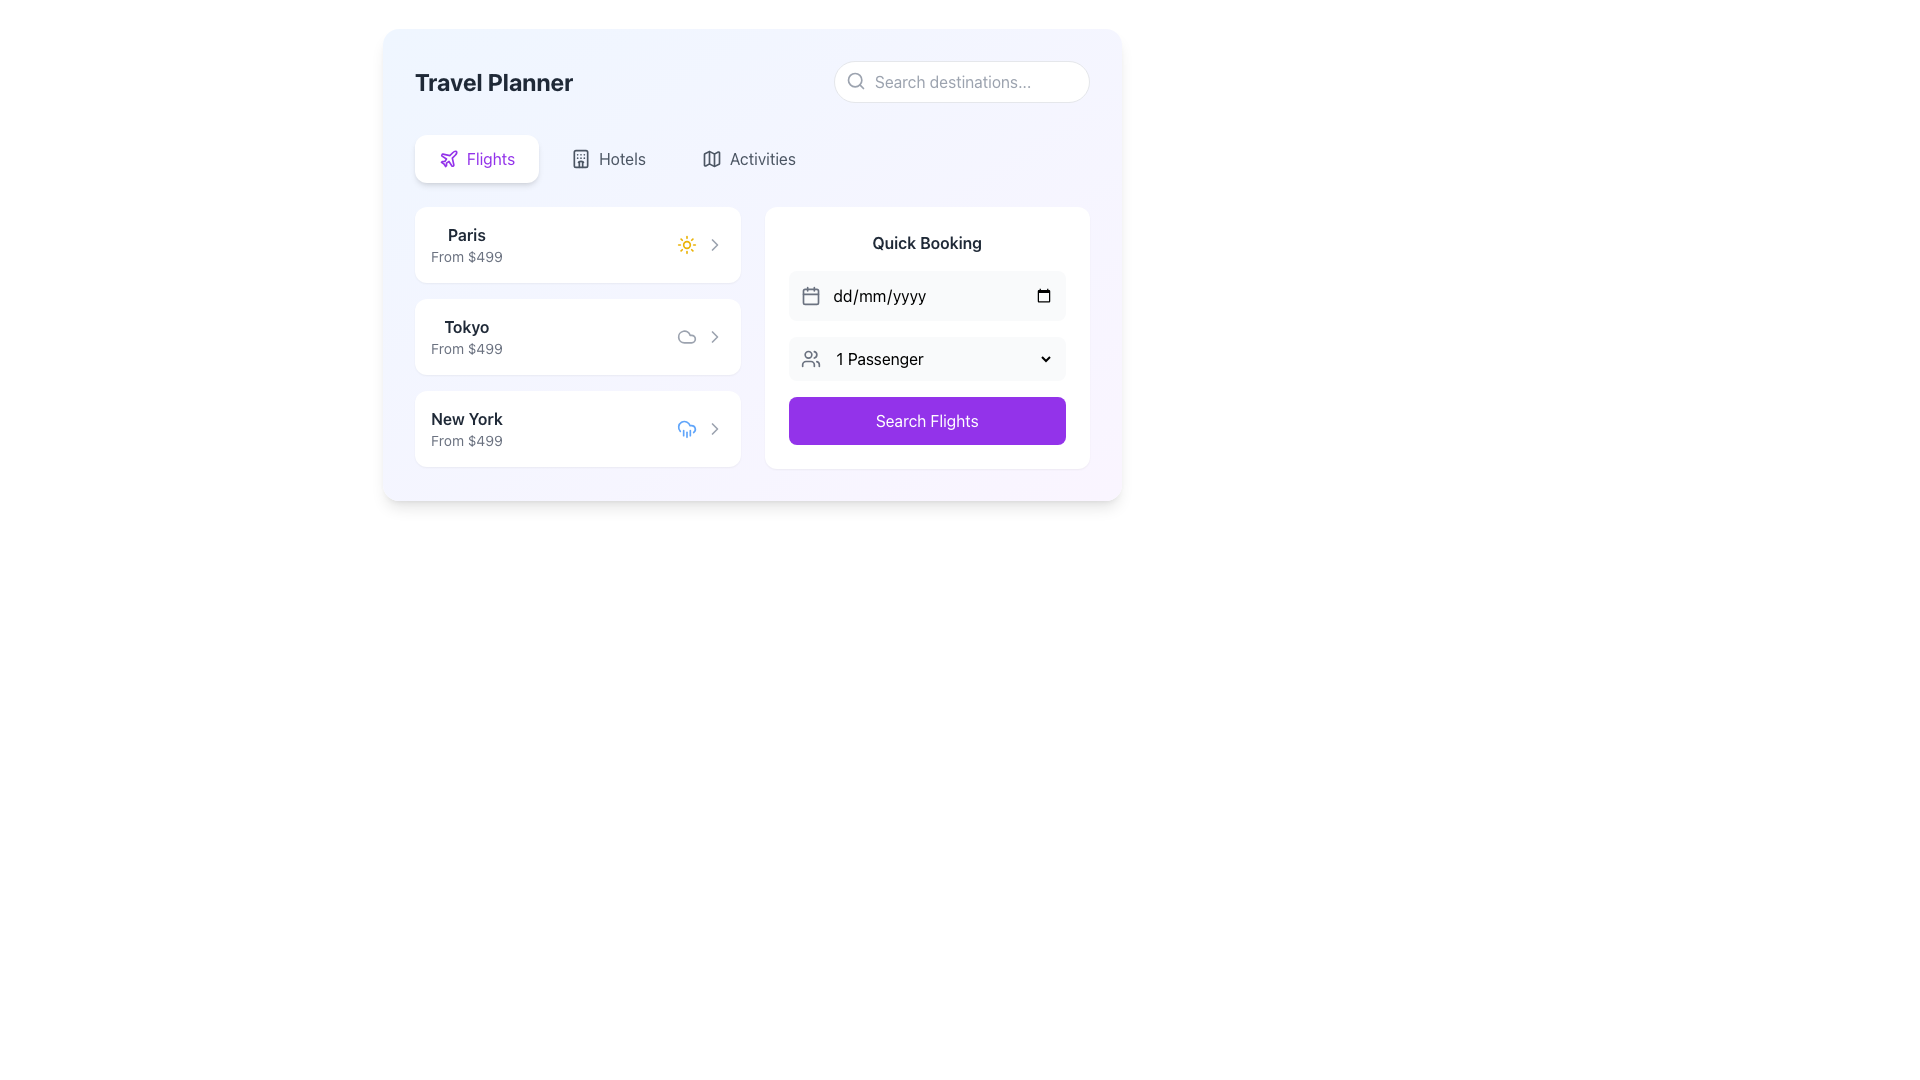  Describe the element at coordinates (810, 357) in the screenshot. I see `the small gray icon depicting a group of people located beside the '1 Passenger' text in the Quick Booking section` at that location.